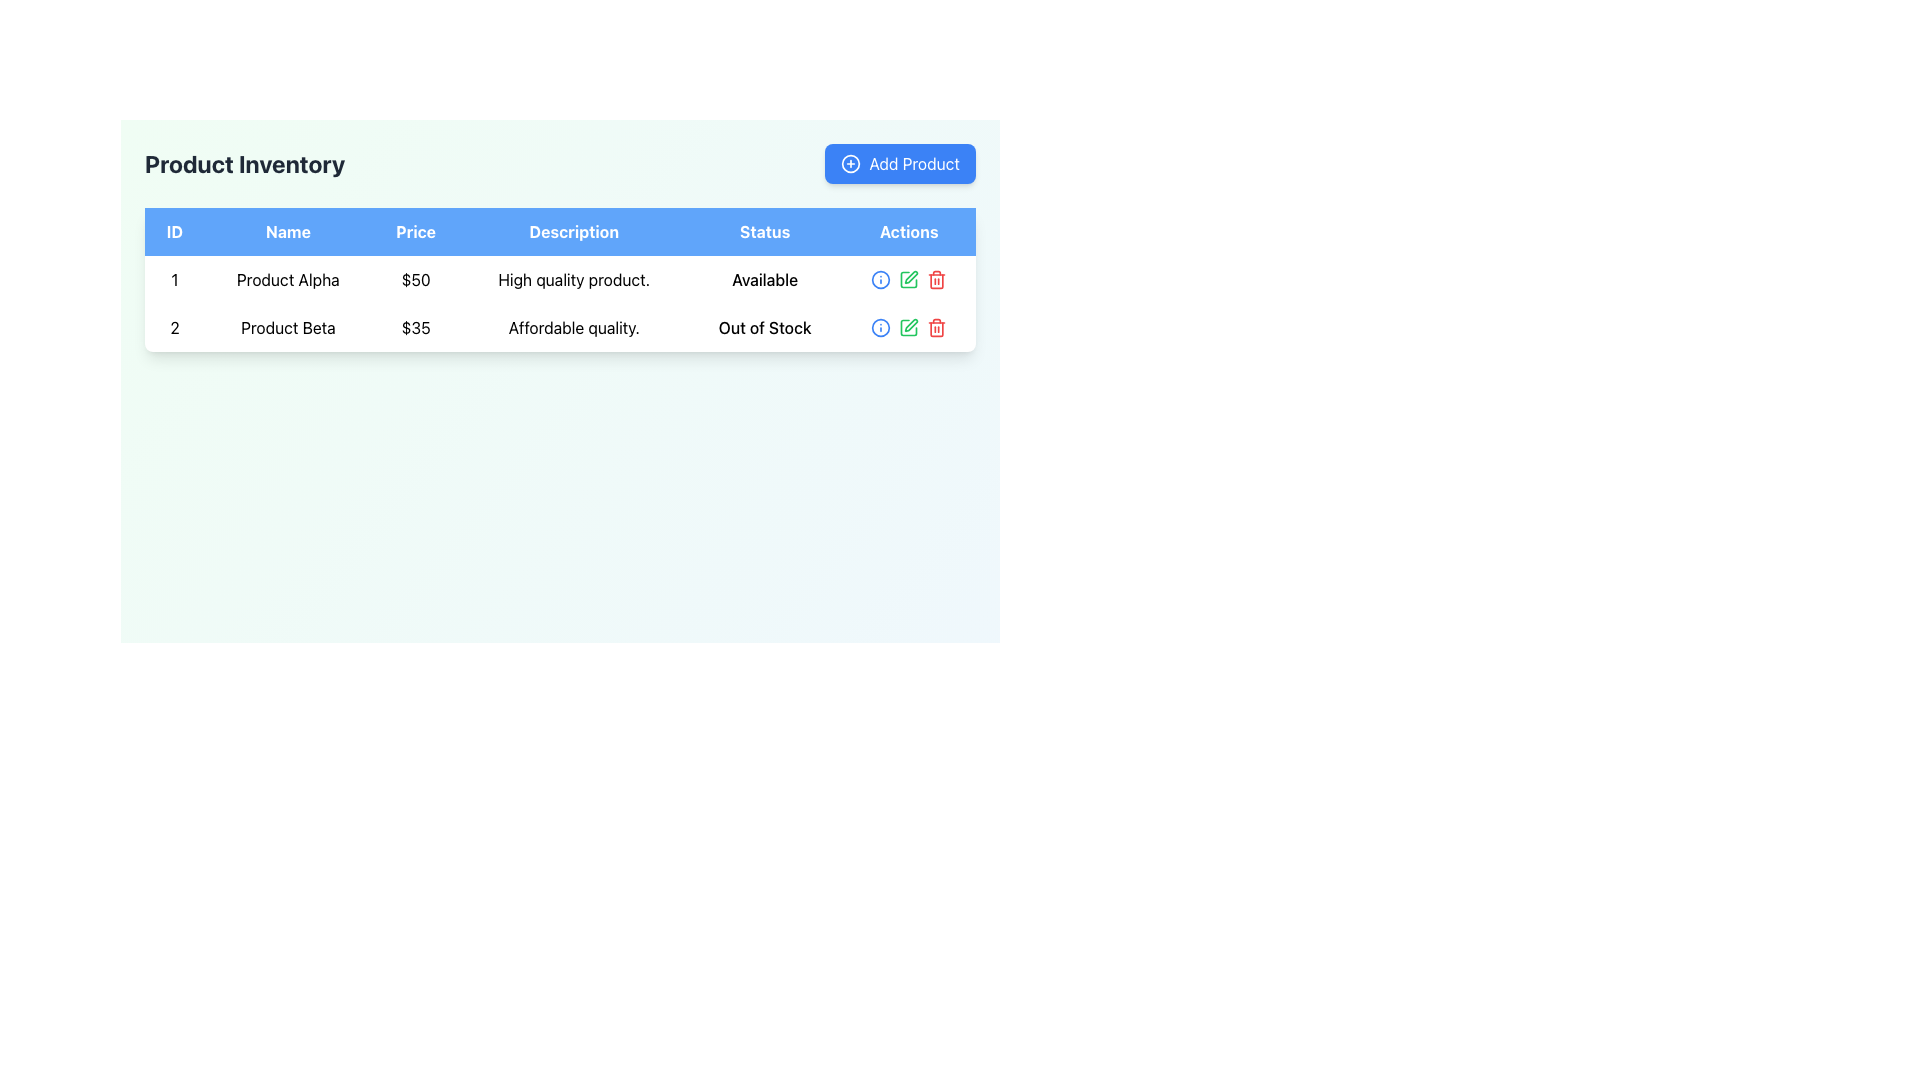 This screenshot has height=1080, width=1920. I want to click on the circle element in the second row of the 'Actions' column of the table, which is part of an SVG icon, so click(880, 280).